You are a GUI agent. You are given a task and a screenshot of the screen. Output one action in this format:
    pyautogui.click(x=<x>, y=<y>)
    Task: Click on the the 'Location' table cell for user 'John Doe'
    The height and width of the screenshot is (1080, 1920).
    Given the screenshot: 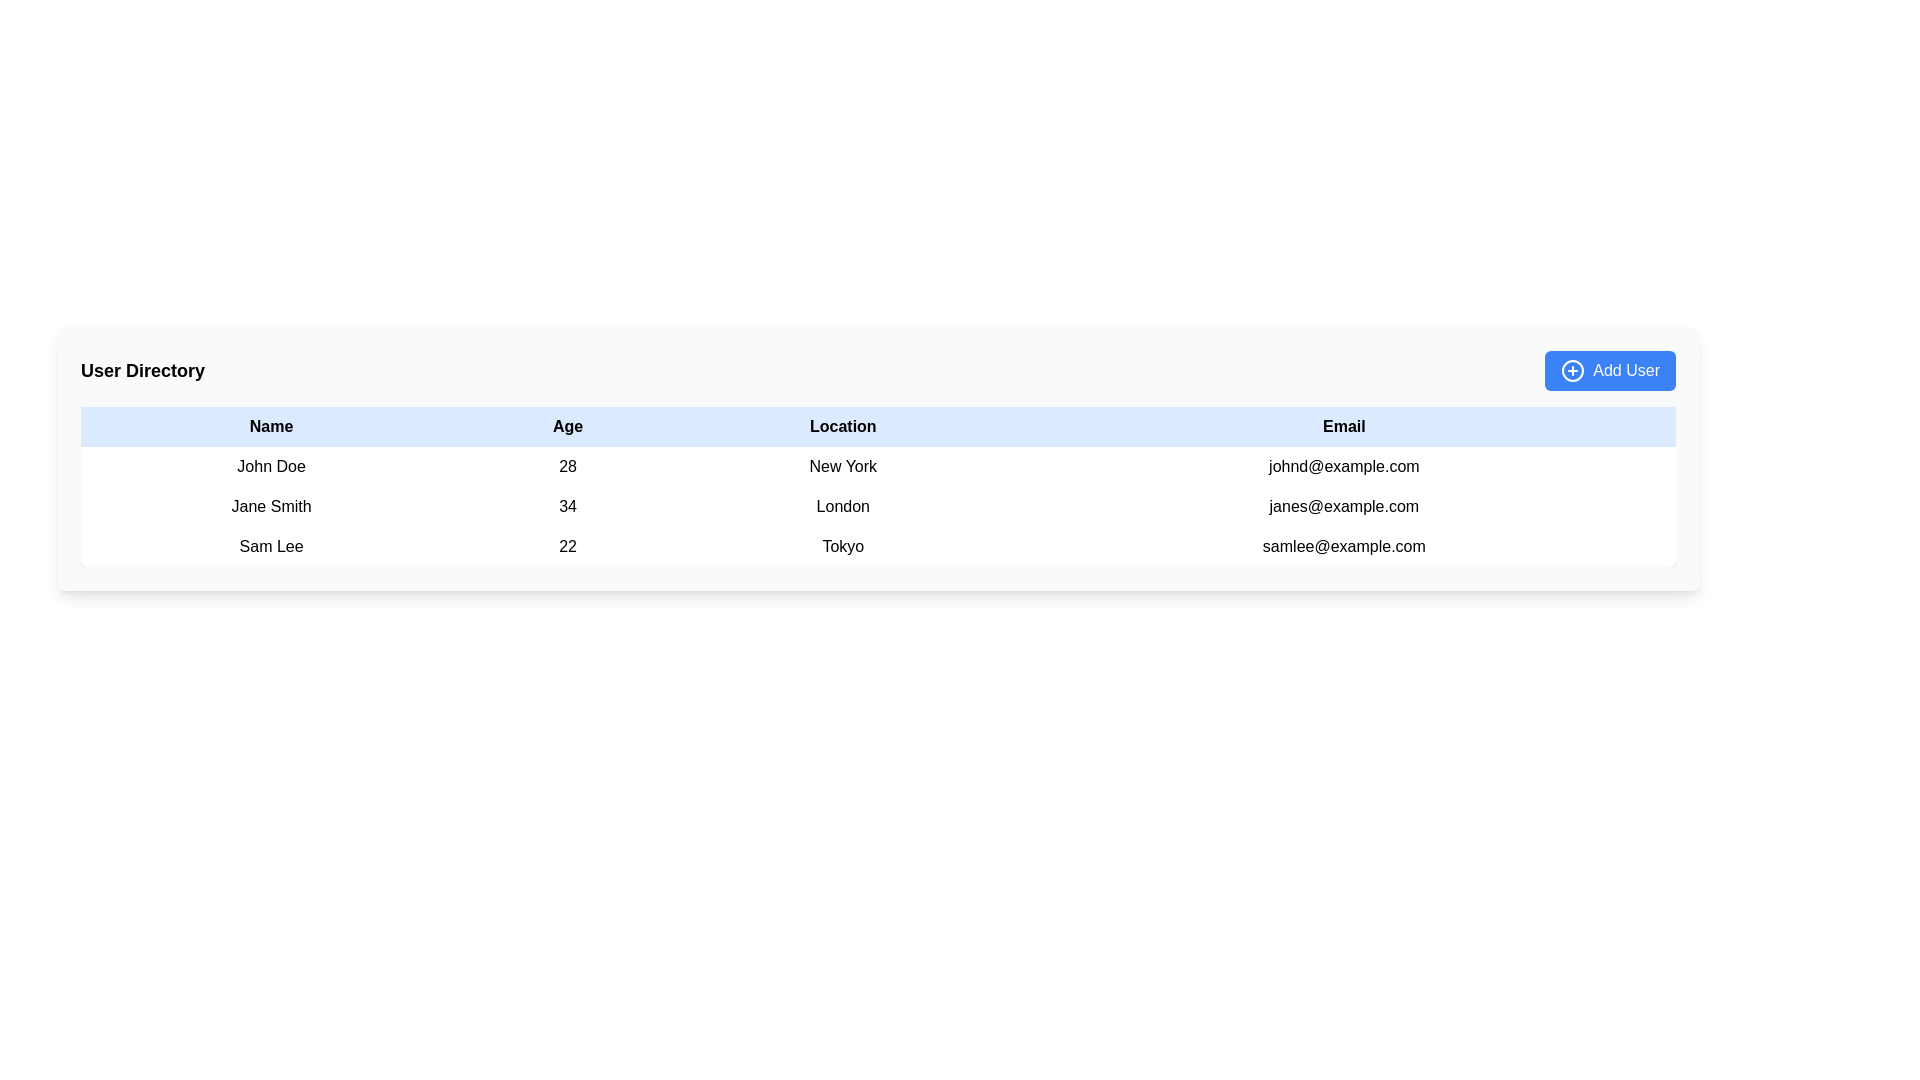 What is the action you would take?
    pyautogui.click(x=843, y=466)
    